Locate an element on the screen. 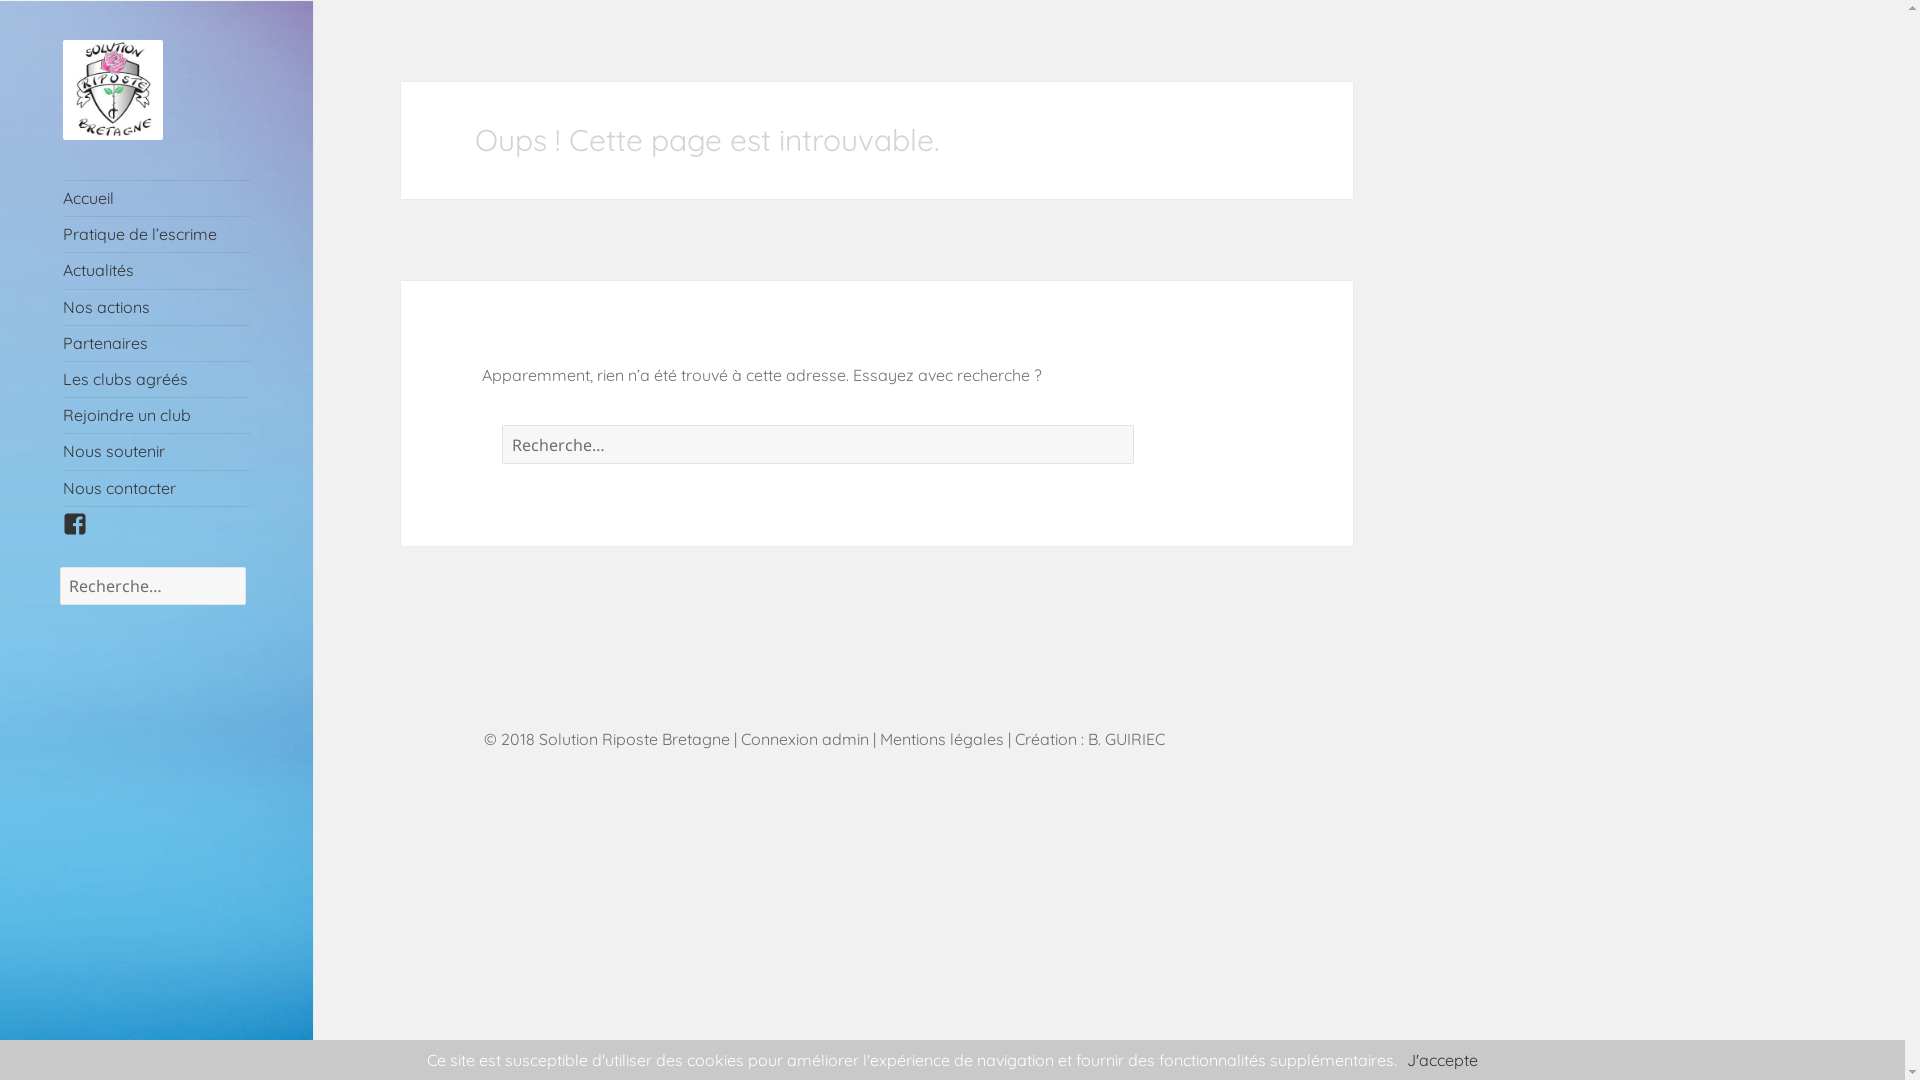 The image size is (1920, 1080). 'Partenaires' is located at coordinates (156, 342).